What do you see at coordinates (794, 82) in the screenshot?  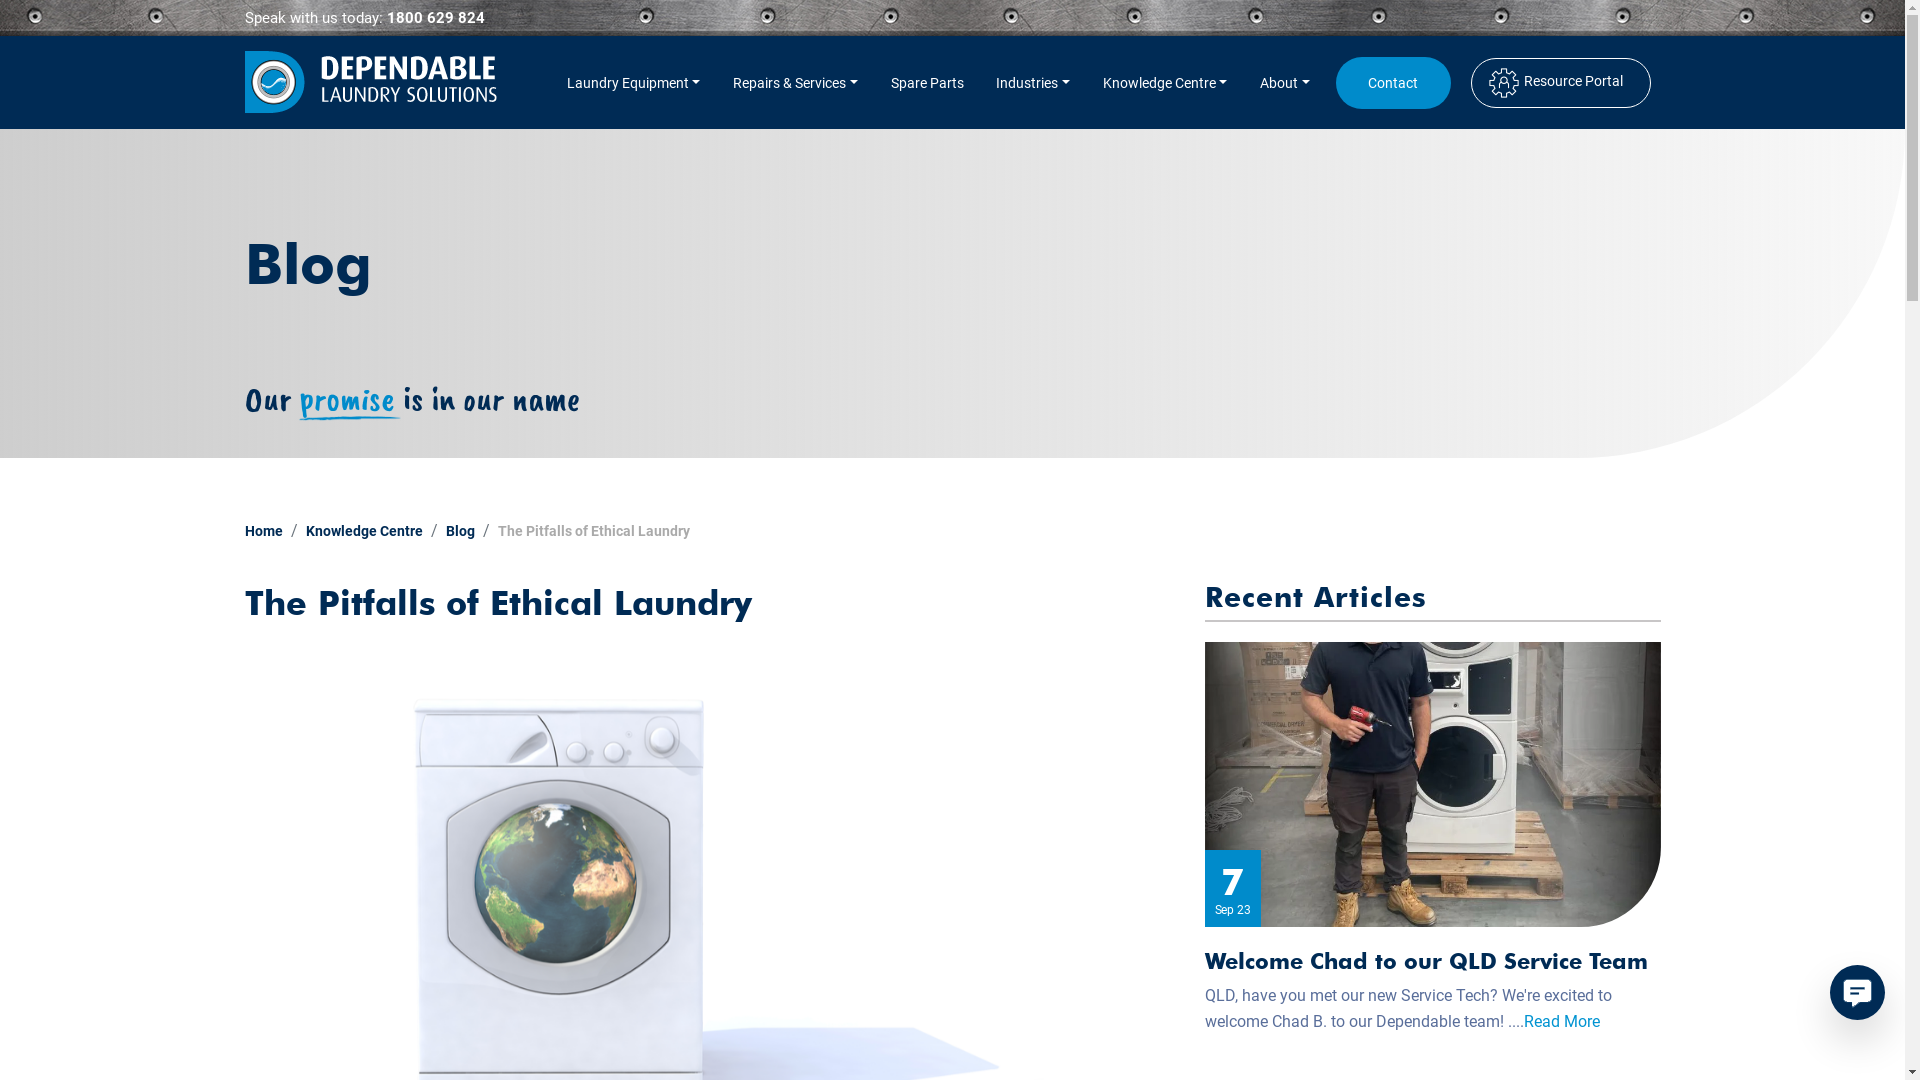 I see `'Repairs & Services'` at bounding box center [794, 82].